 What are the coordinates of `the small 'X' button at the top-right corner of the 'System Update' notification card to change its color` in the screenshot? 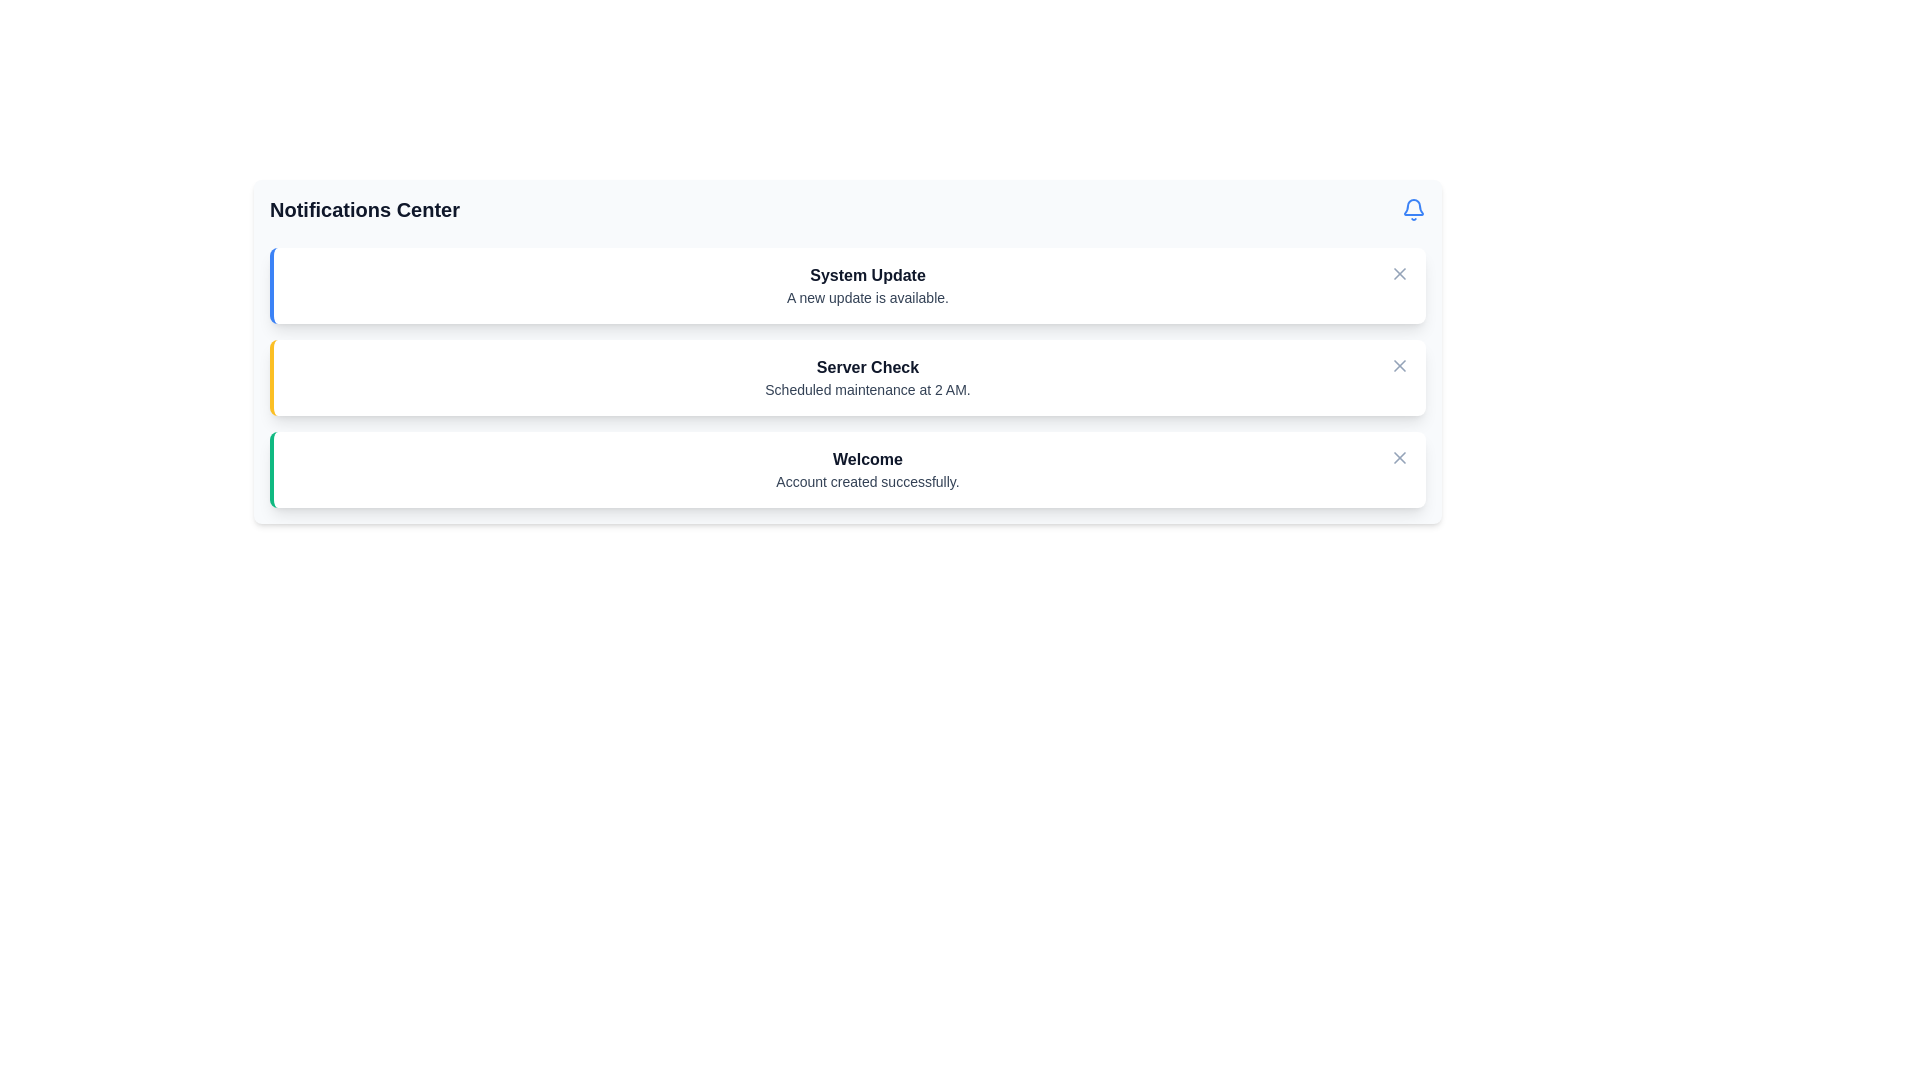 It's located at (1399, 273).